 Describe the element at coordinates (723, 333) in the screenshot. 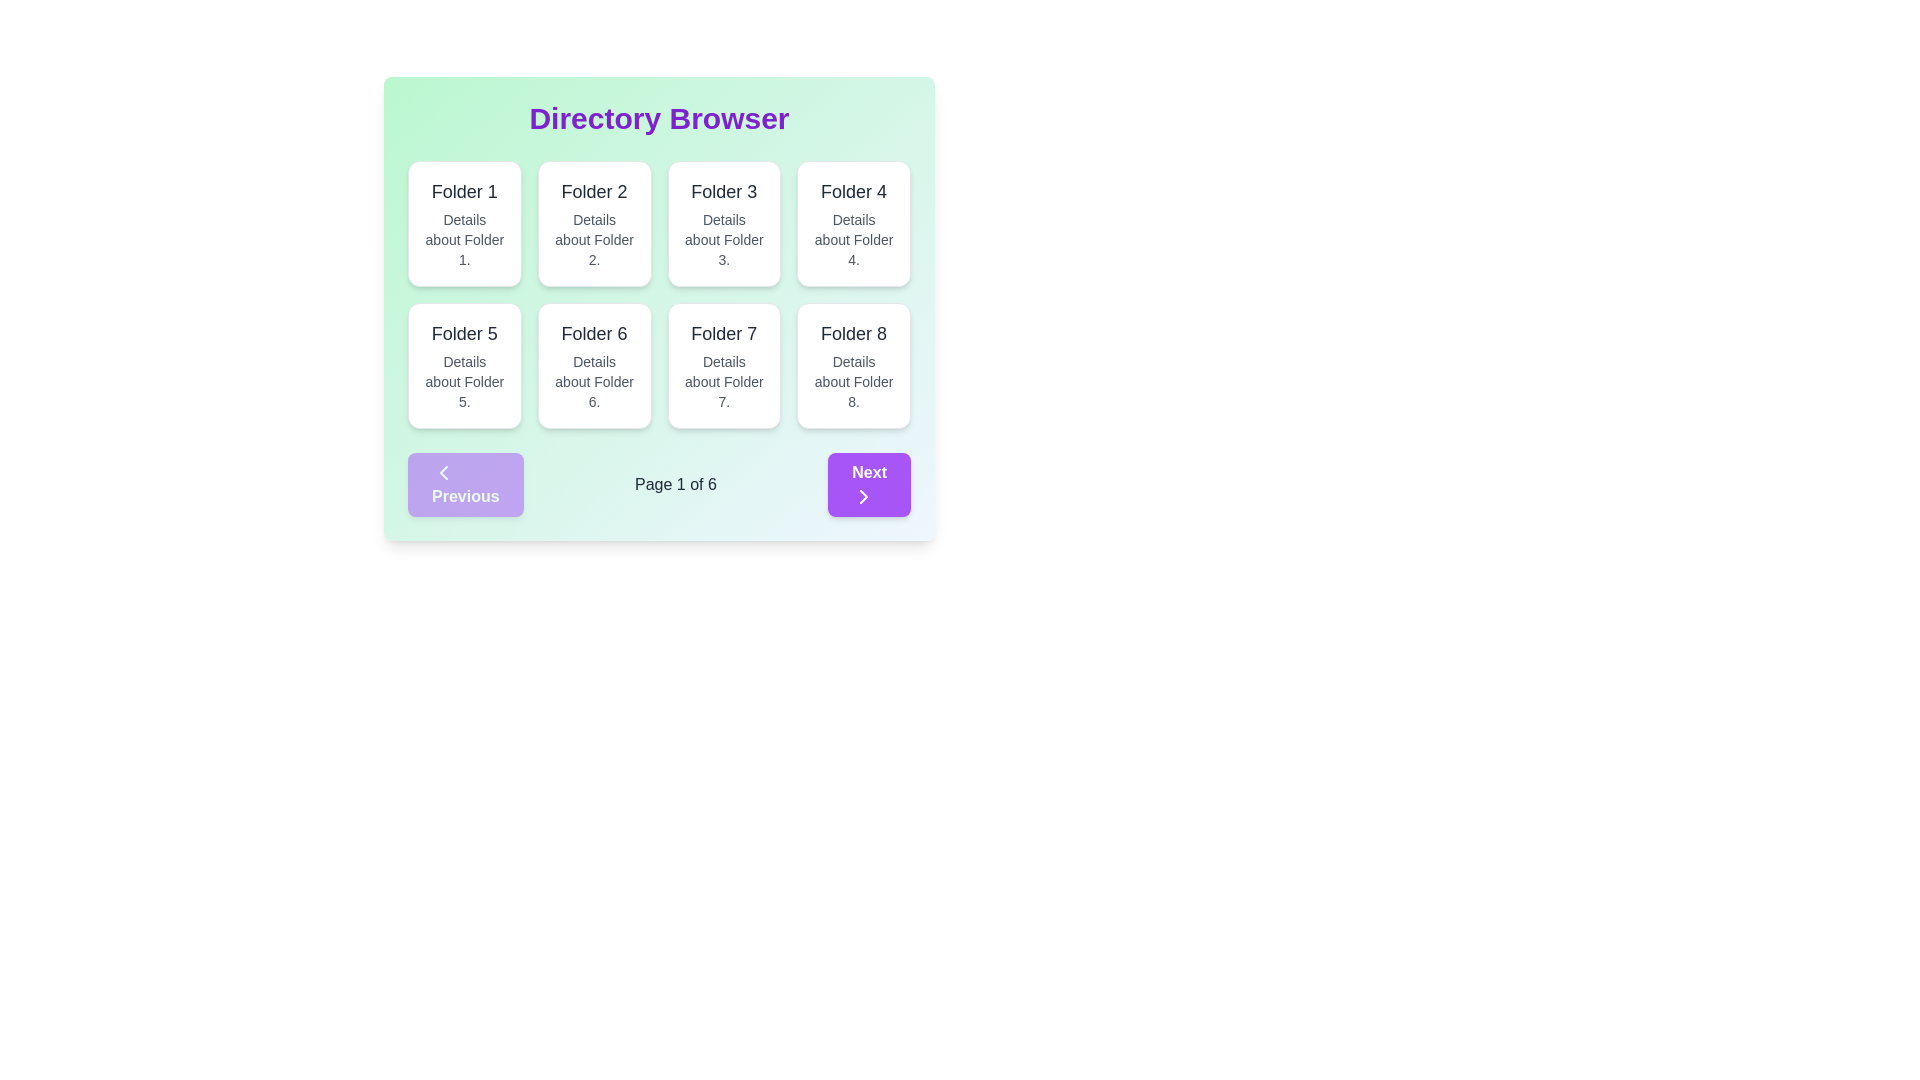

I see `the text label displaying 'Folder 7' located at the center of the third card in the second row of the folder card grid` at that location.